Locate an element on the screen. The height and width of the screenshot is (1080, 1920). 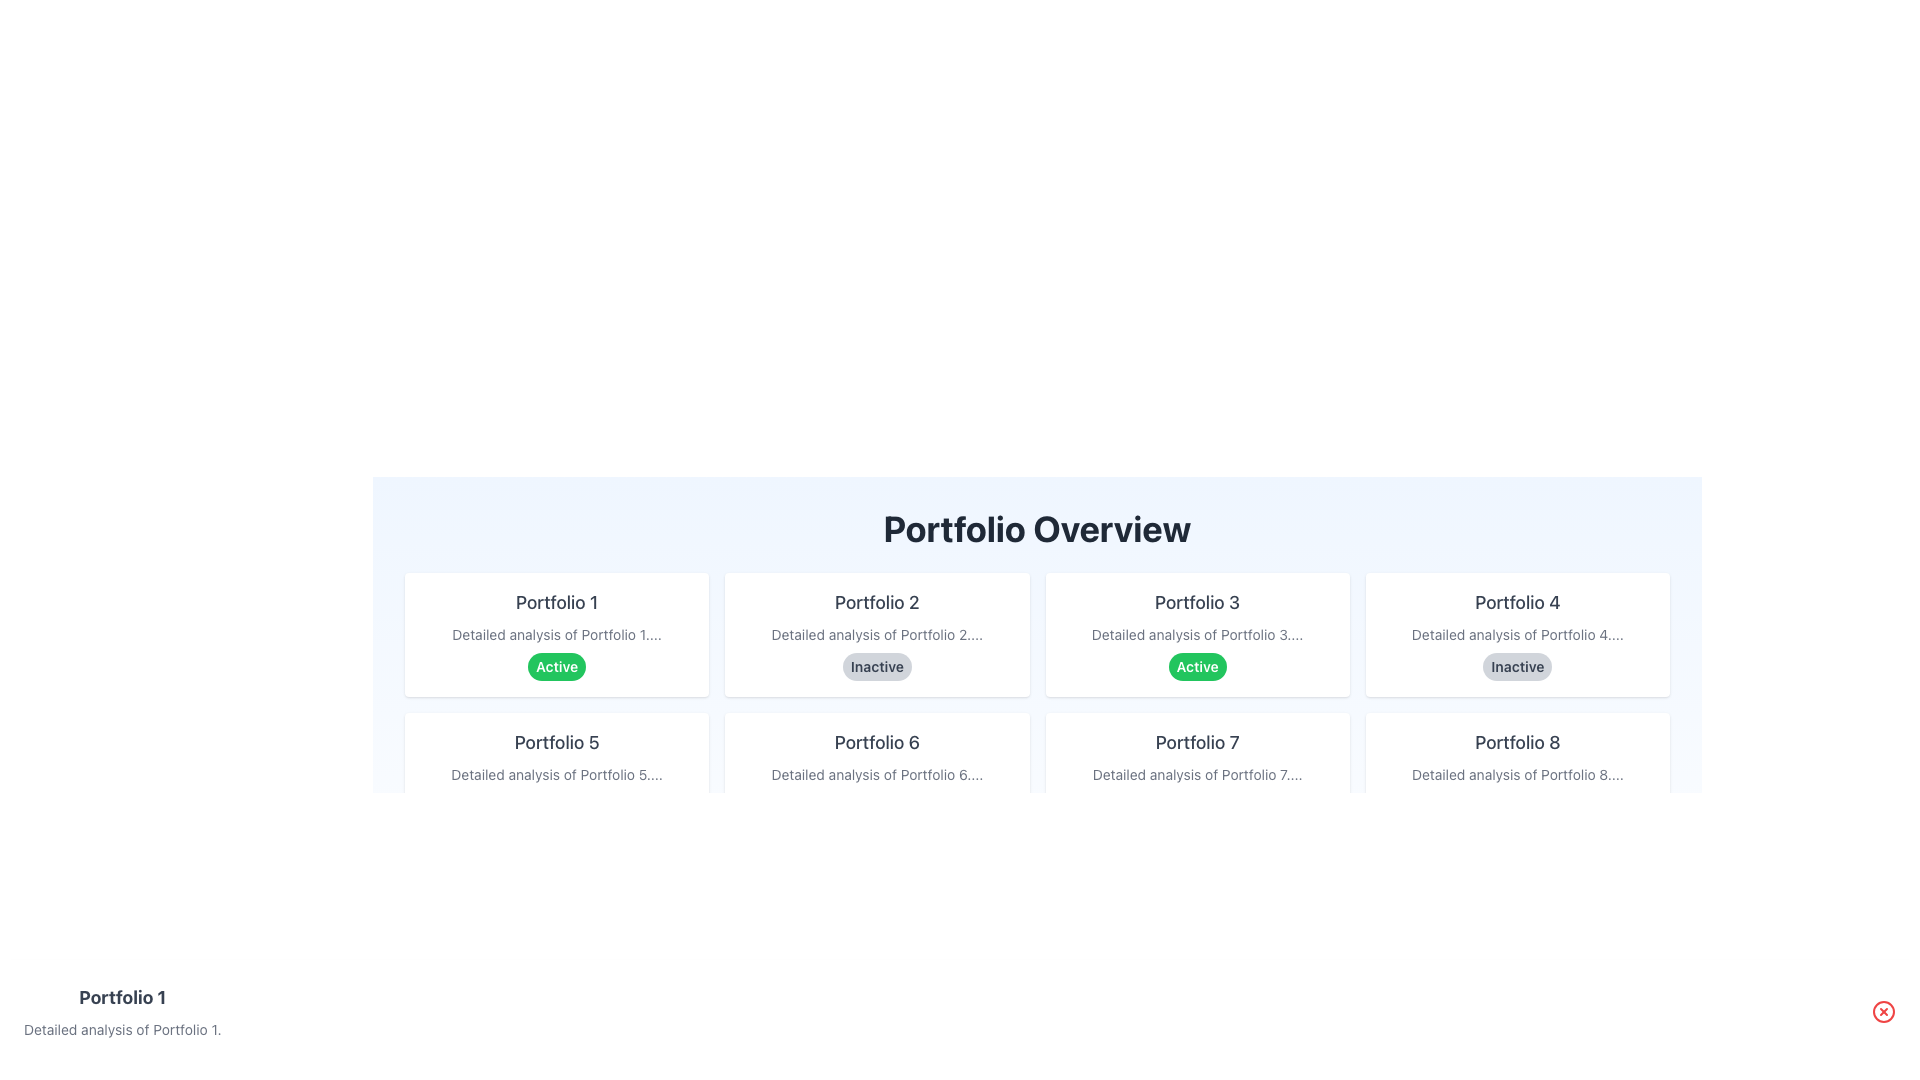
the small-sized text that reads 'Detailed analysis of Portfolio 3....' located centrally within the card labeled 'Portfolio 3' is located at coordinates (1197, 635).